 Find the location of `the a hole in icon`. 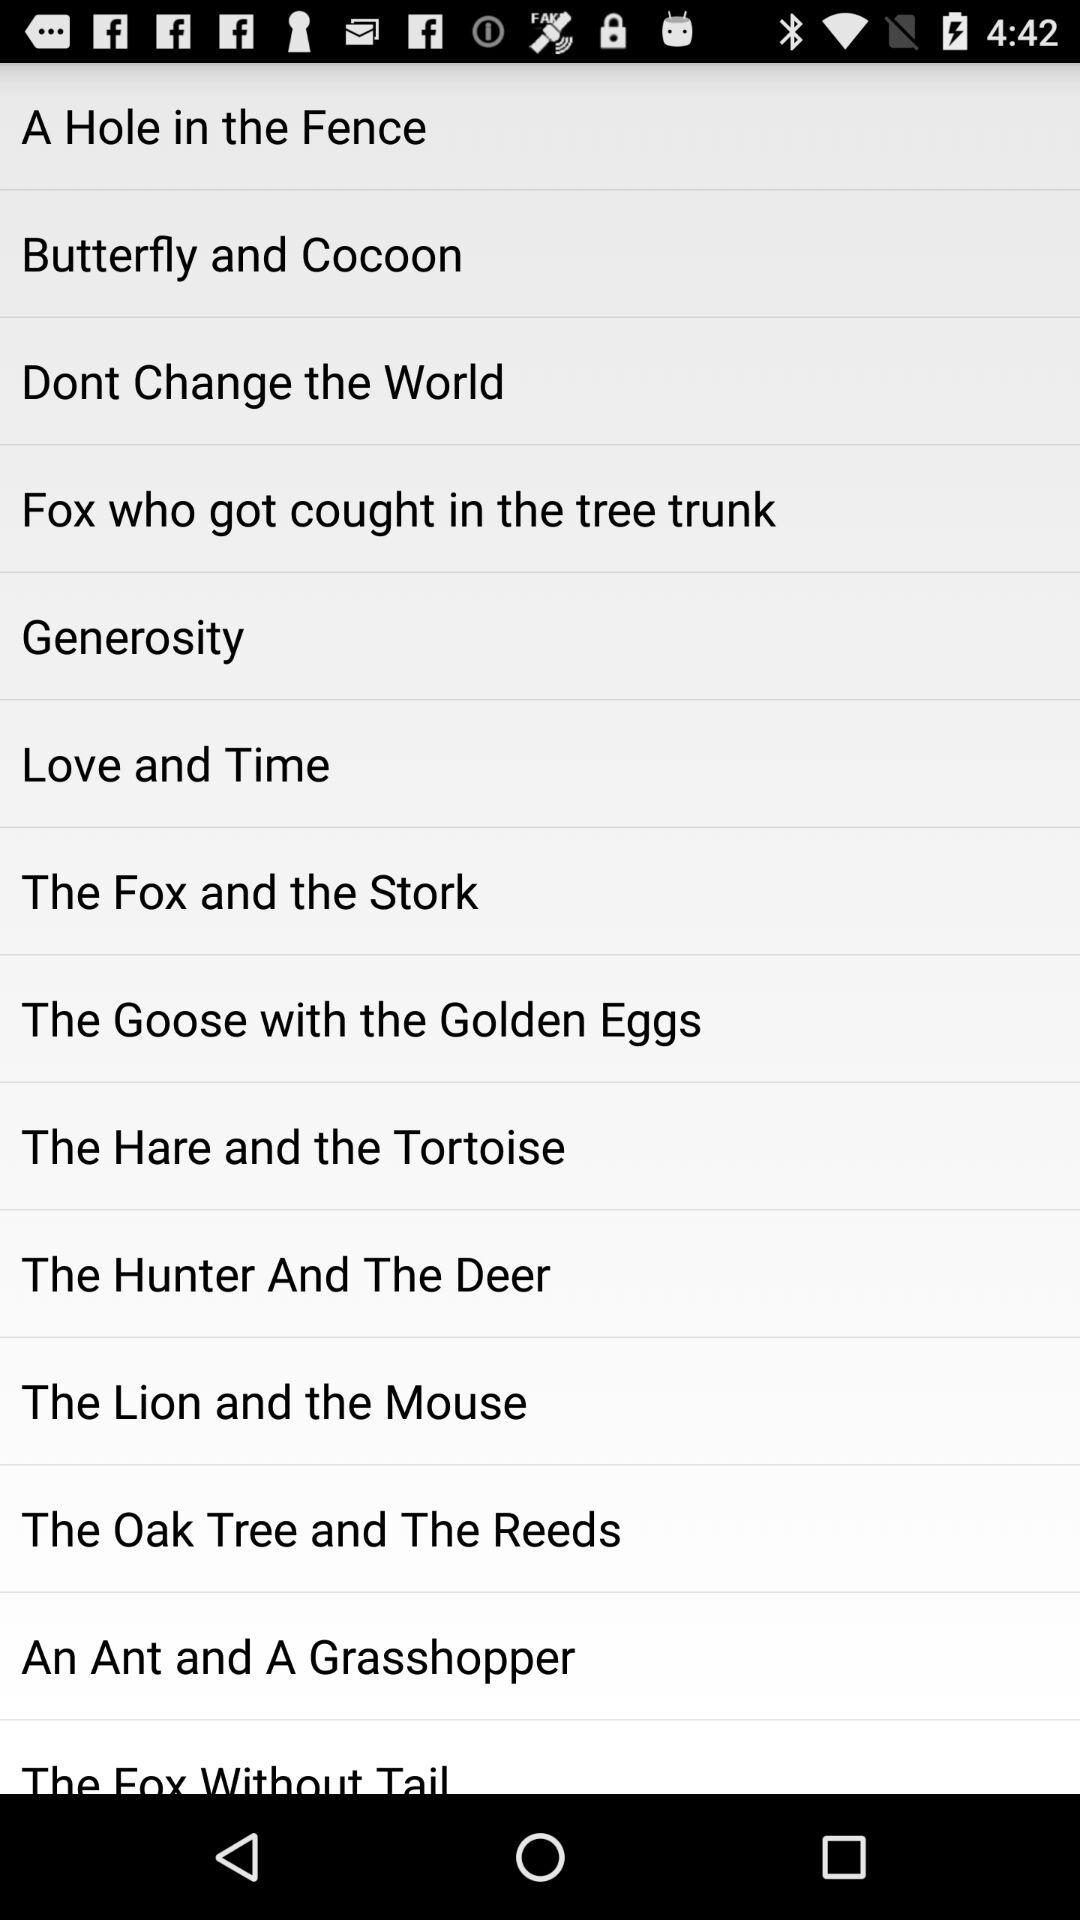

the a hole in icon is located at coordinates (540, 124).